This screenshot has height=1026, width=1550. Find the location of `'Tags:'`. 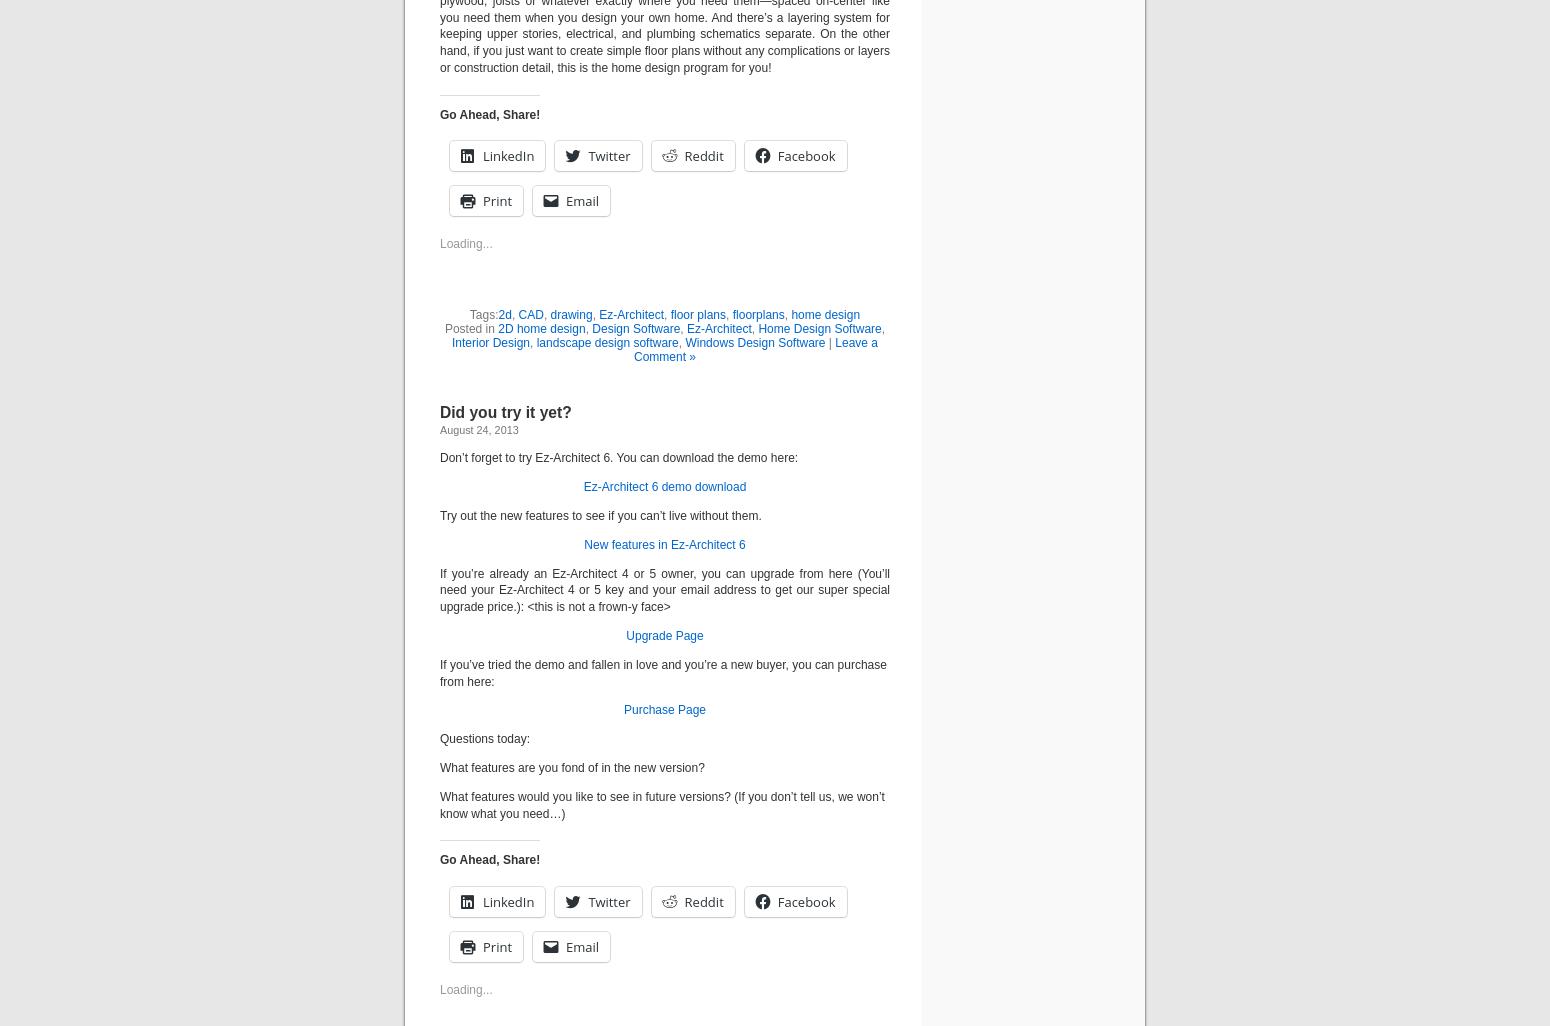

'Tags:' is located at coordinates (468, 314).